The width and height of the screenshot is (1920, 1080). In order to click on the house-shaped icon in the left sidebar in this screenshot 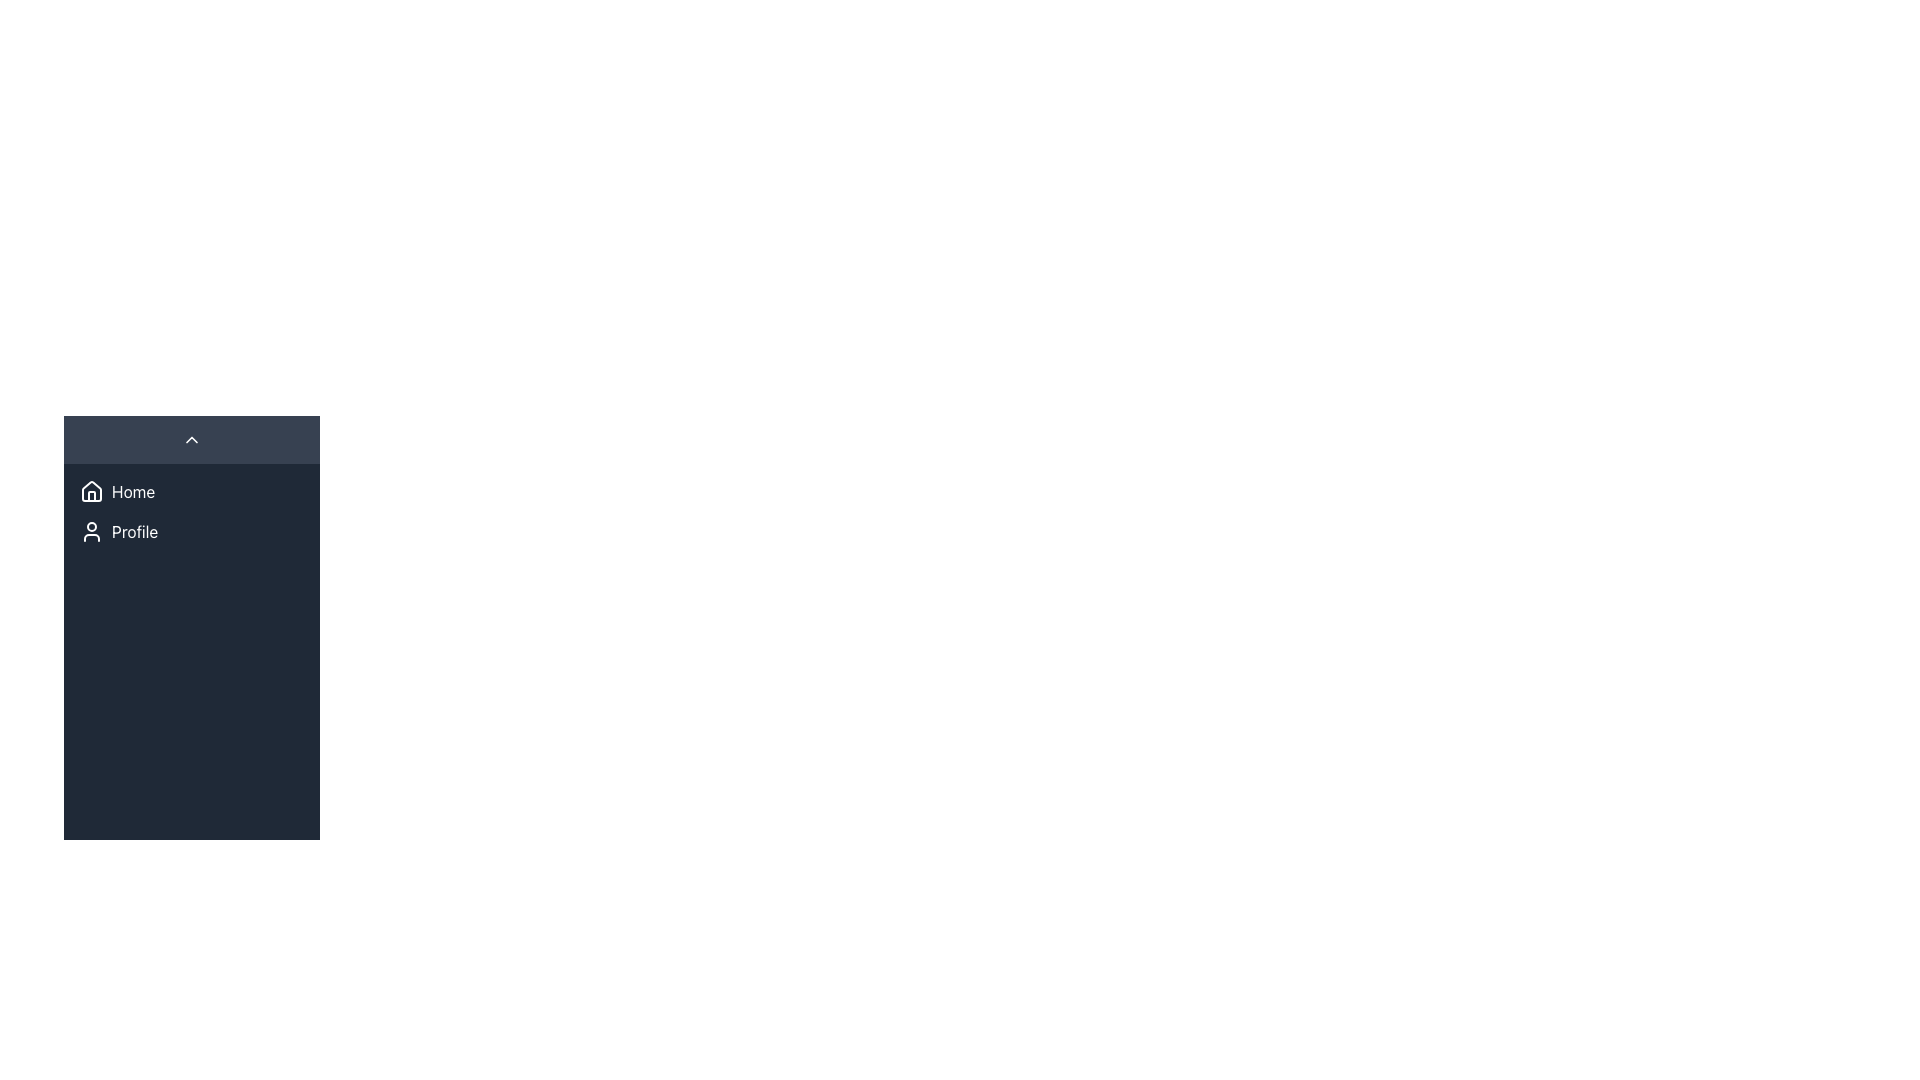, I will do `click(90, 490)`.